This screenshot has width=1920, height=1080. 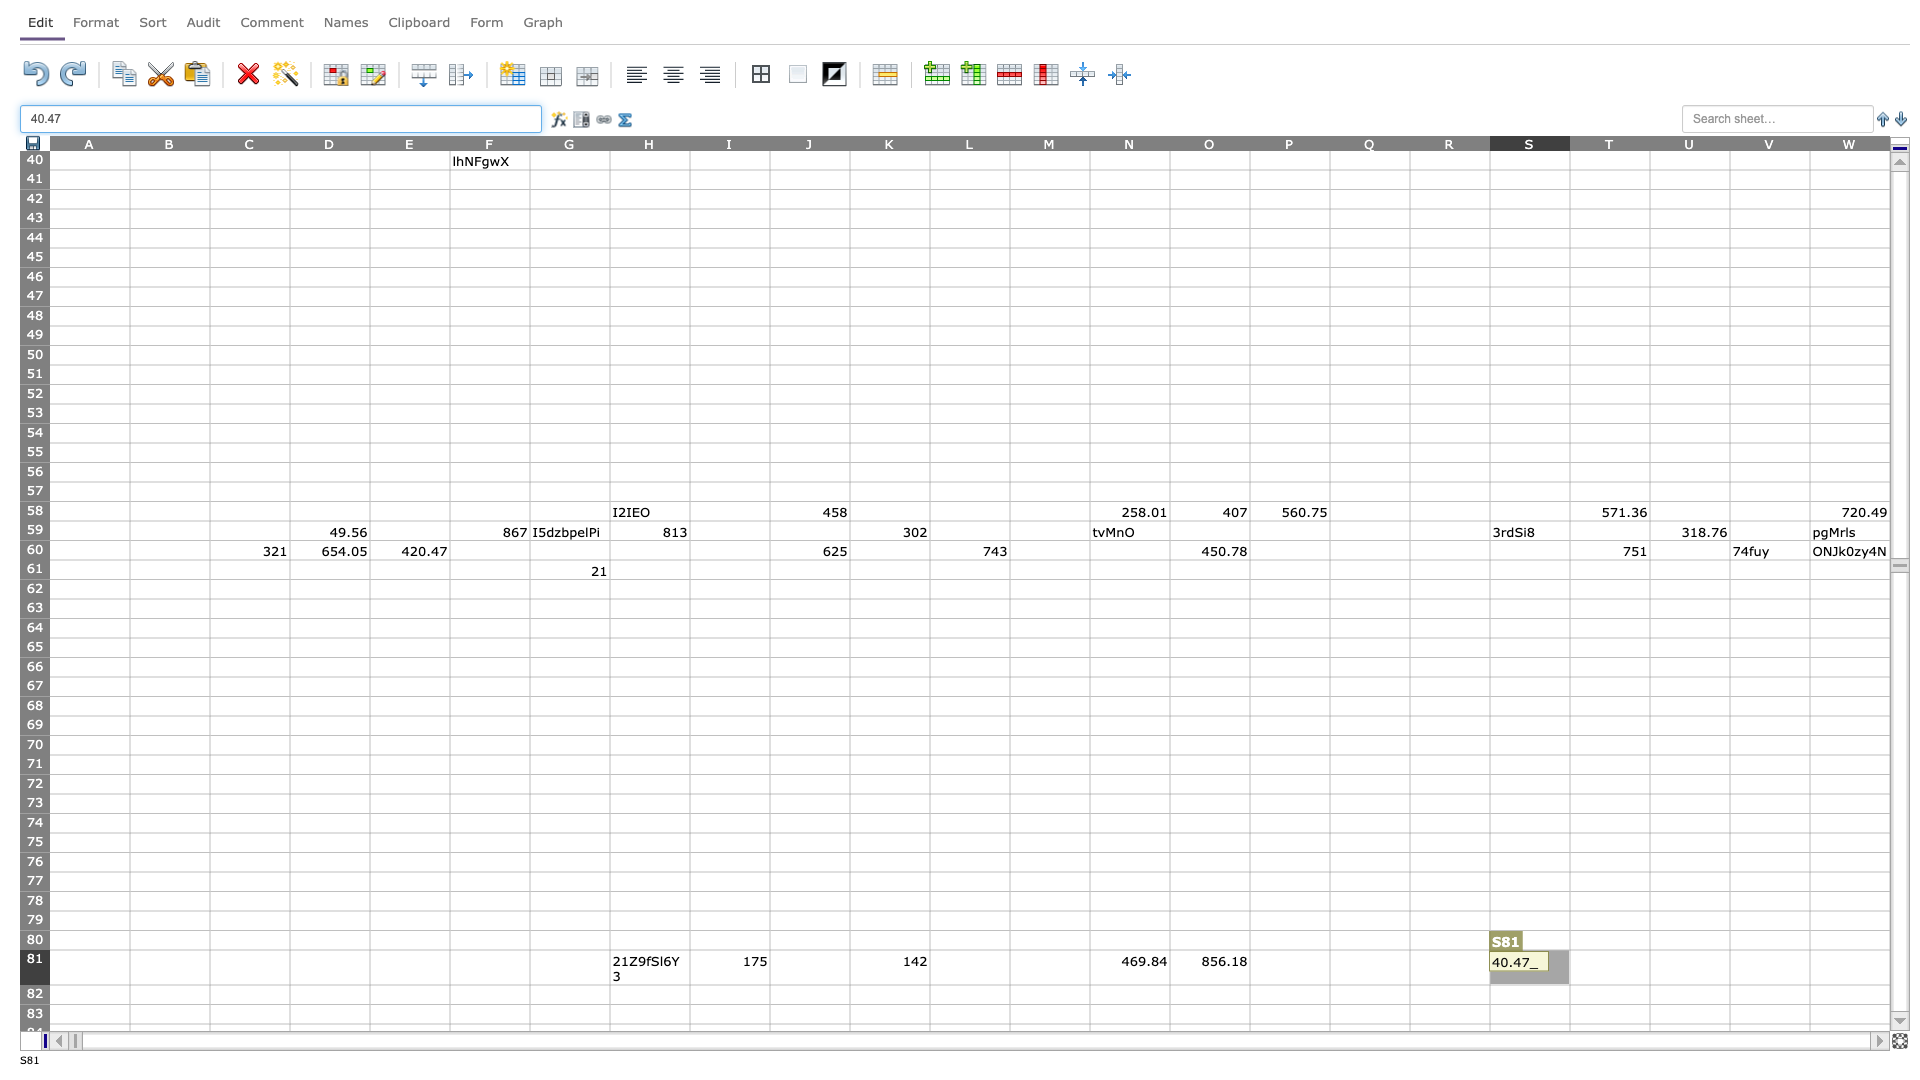 I want to click on right border of T81, so click(x=1650, y=966).